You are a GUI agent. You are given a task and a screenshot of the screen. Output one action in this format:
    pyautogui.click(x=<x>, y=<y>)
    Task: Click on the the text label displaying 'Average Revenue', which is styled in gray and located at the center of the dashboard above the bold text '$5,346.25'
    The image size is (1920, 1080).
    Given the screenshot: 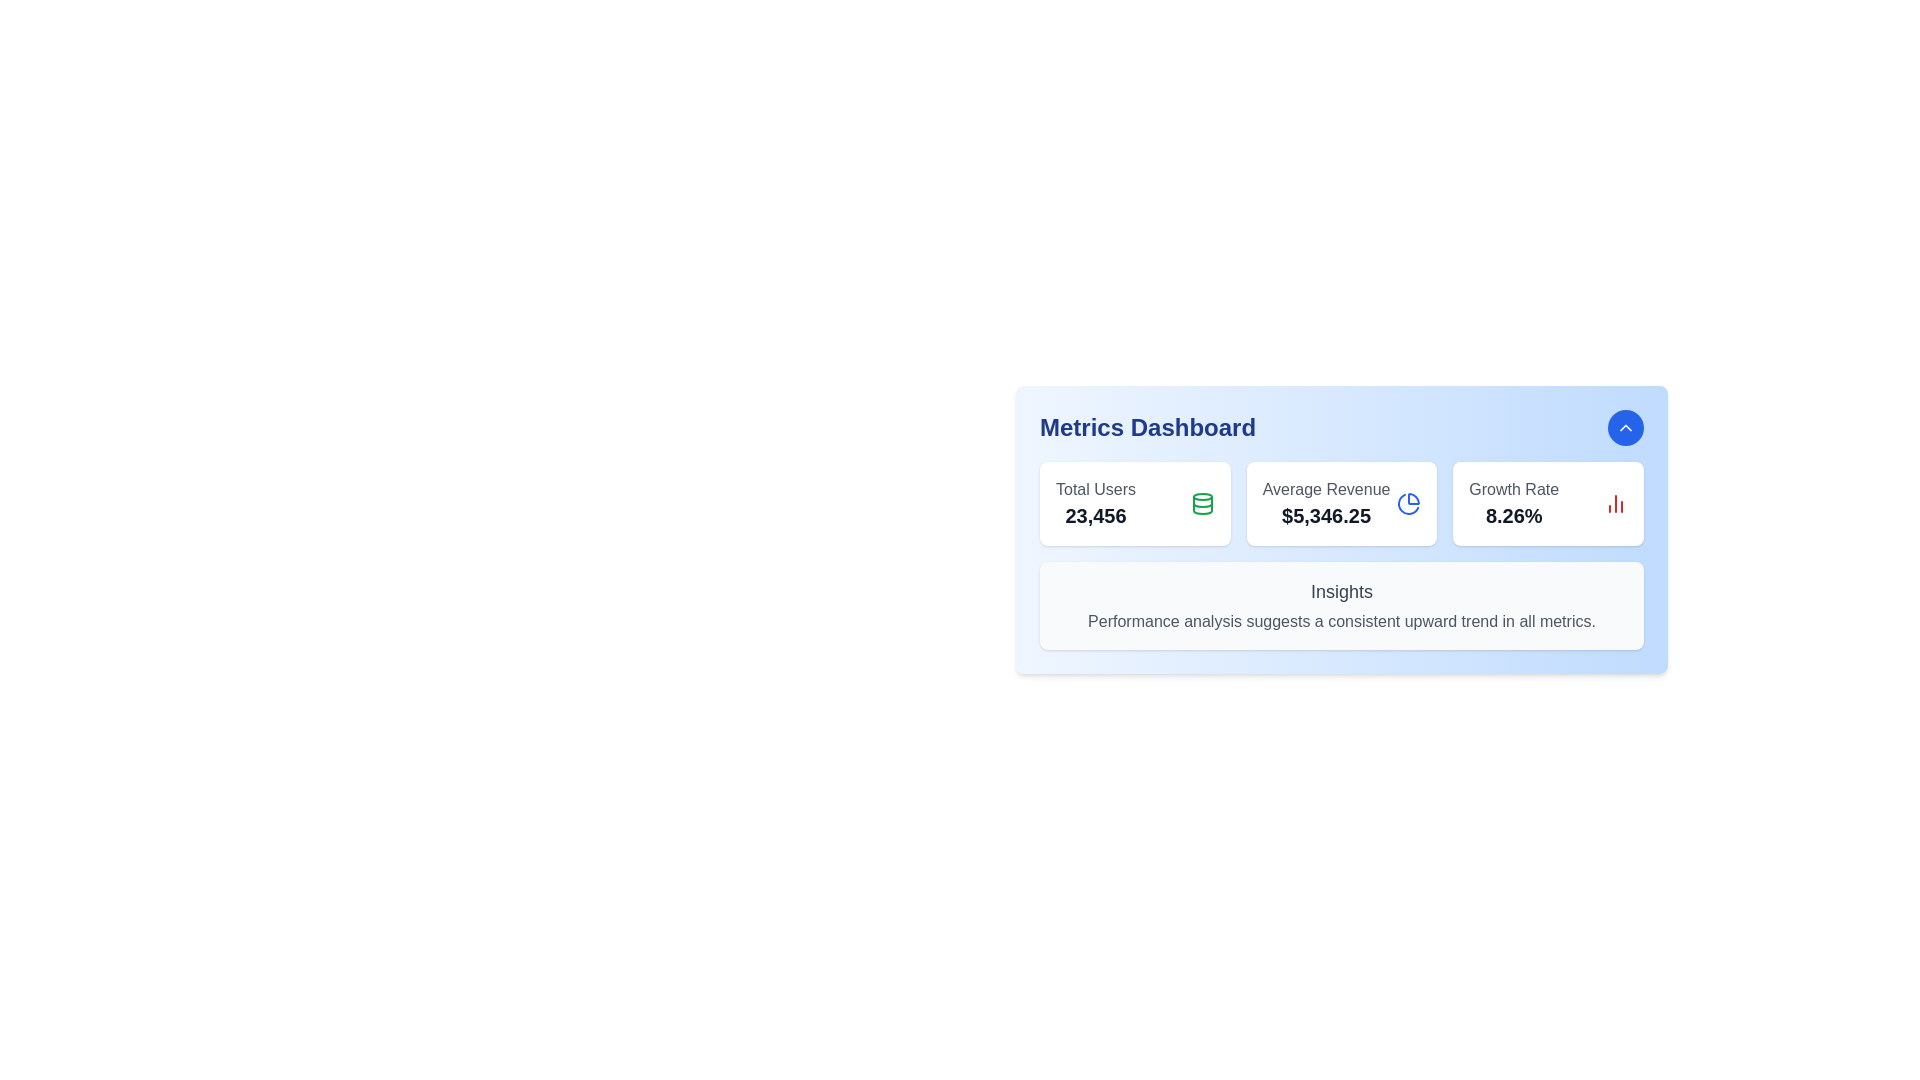 What is the action you would take?
    pyautogui.click(x=1326, y=489)
    